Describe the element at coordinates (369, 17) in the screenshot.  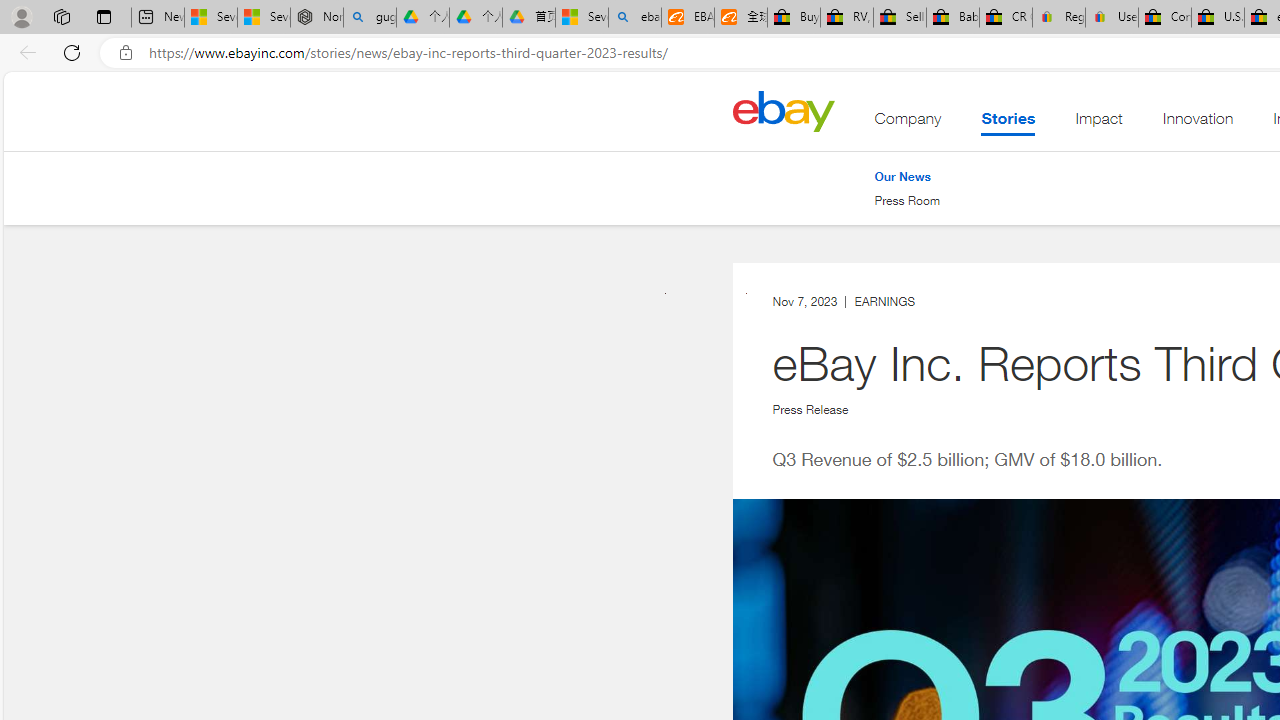
I see `'guge yunpan - Search'` at that location.